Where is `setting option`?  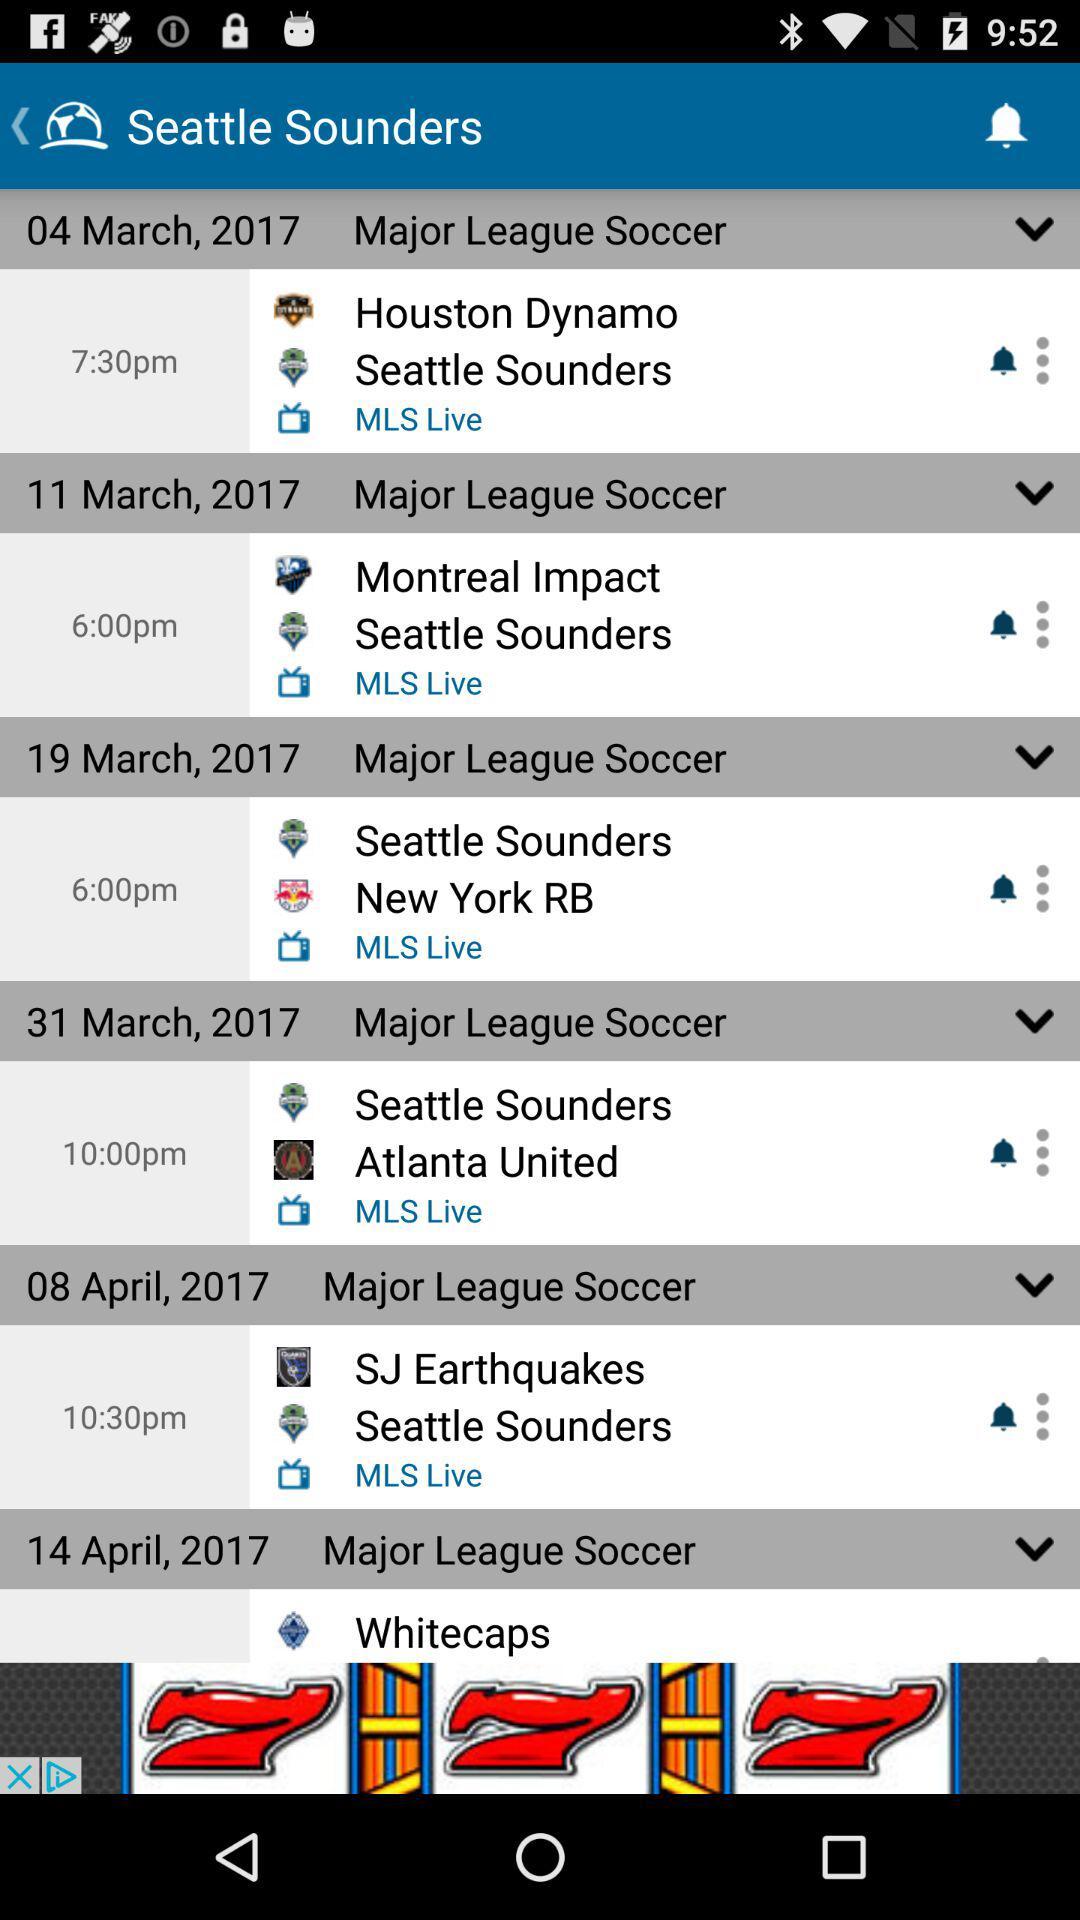
setting option is located at coordinates (1035, 623).